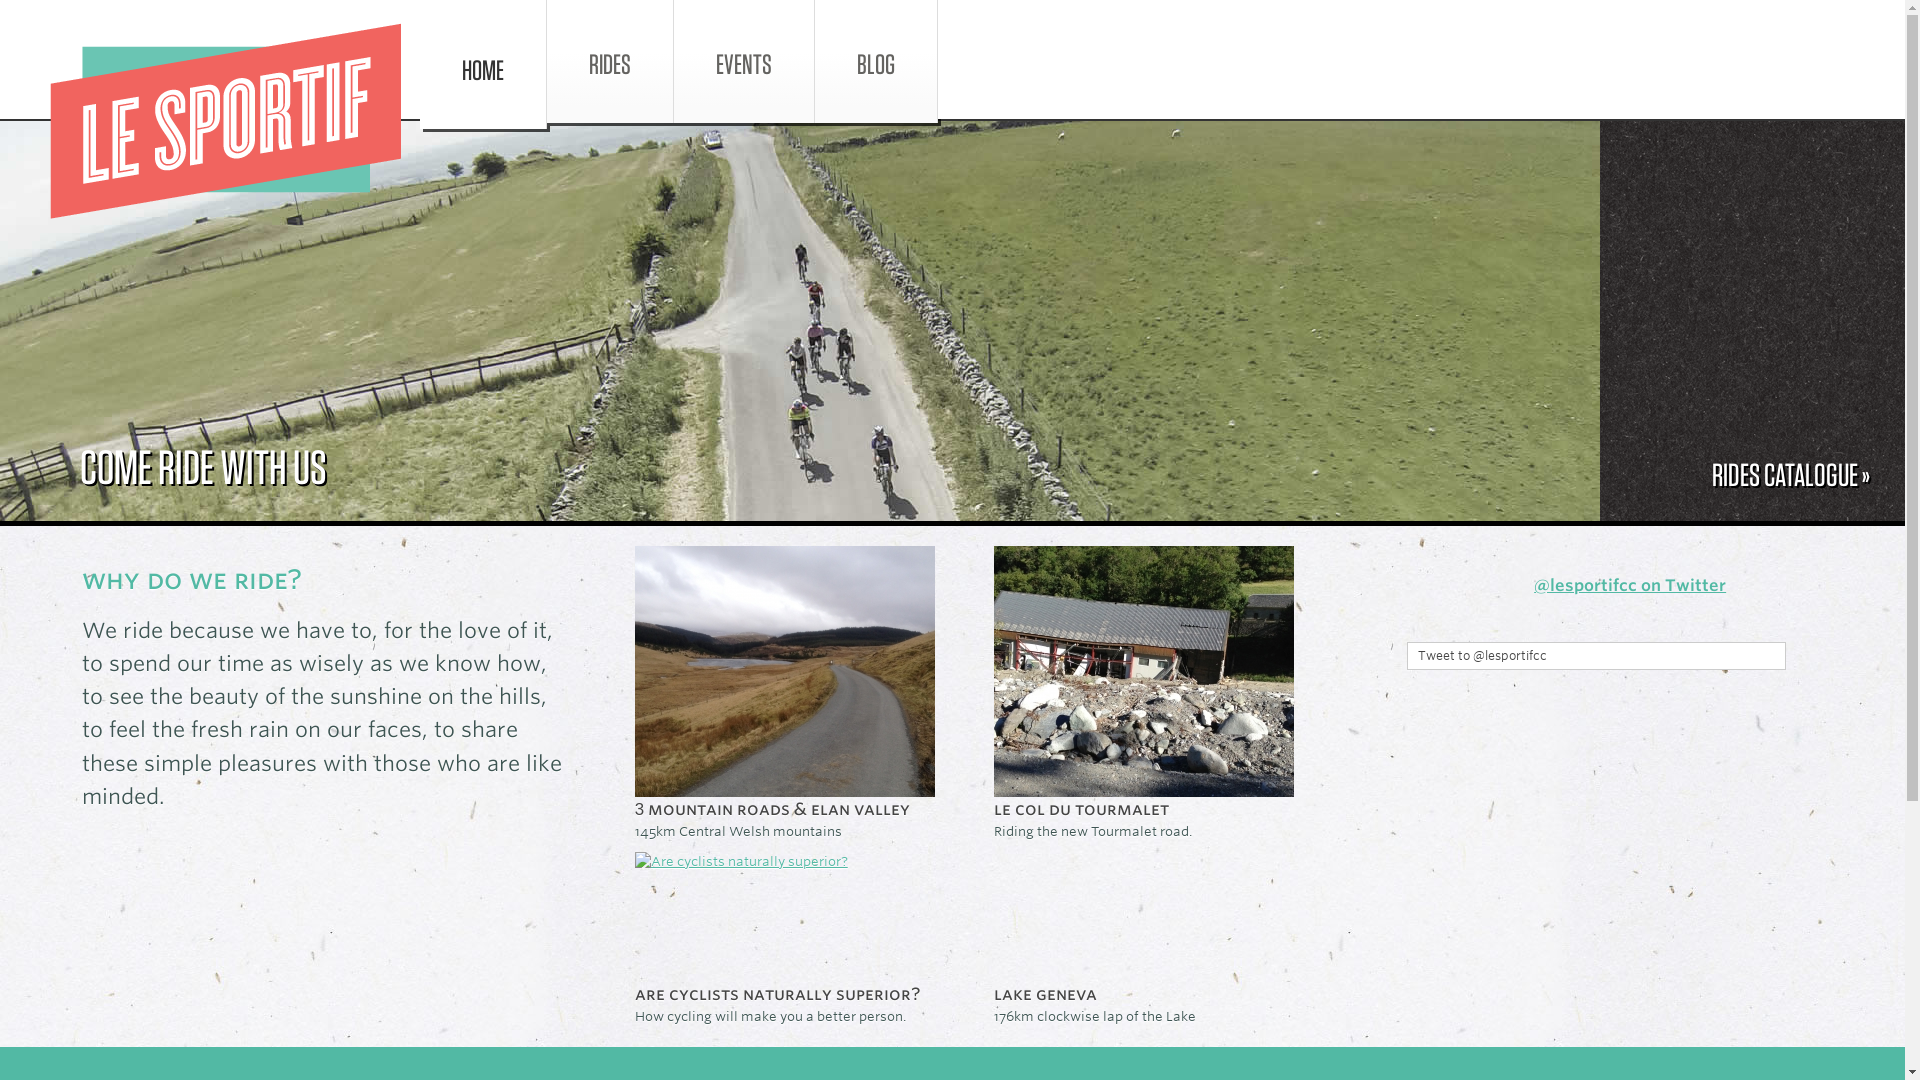  What do you see at coordinates (609, 60) in the screenshot?
I see `'RIDES'` at bounding box center [609, 60].